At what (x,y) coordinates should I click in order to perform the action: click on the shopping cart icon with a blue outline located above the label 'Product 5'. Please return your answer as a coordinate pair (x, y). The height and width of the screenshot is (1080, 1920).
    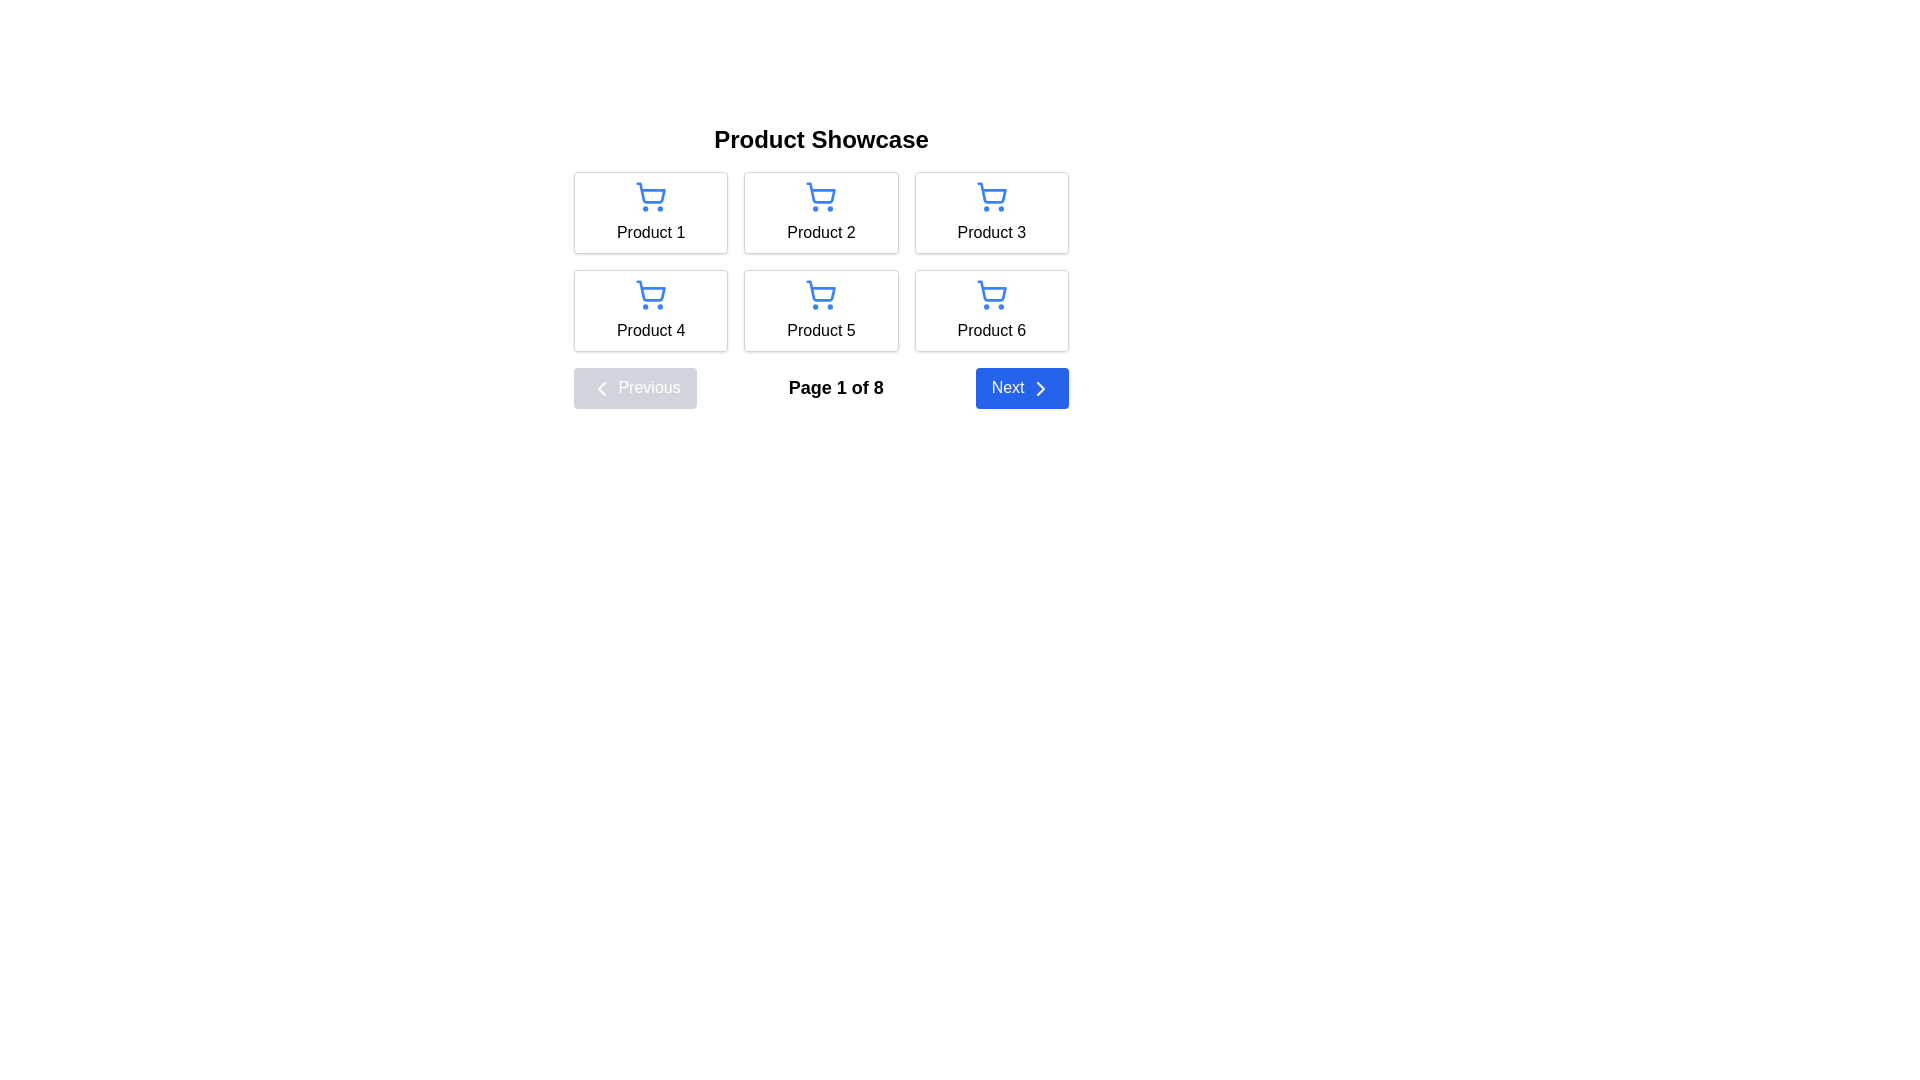
    Looking at the image, I should click on (821, 294).